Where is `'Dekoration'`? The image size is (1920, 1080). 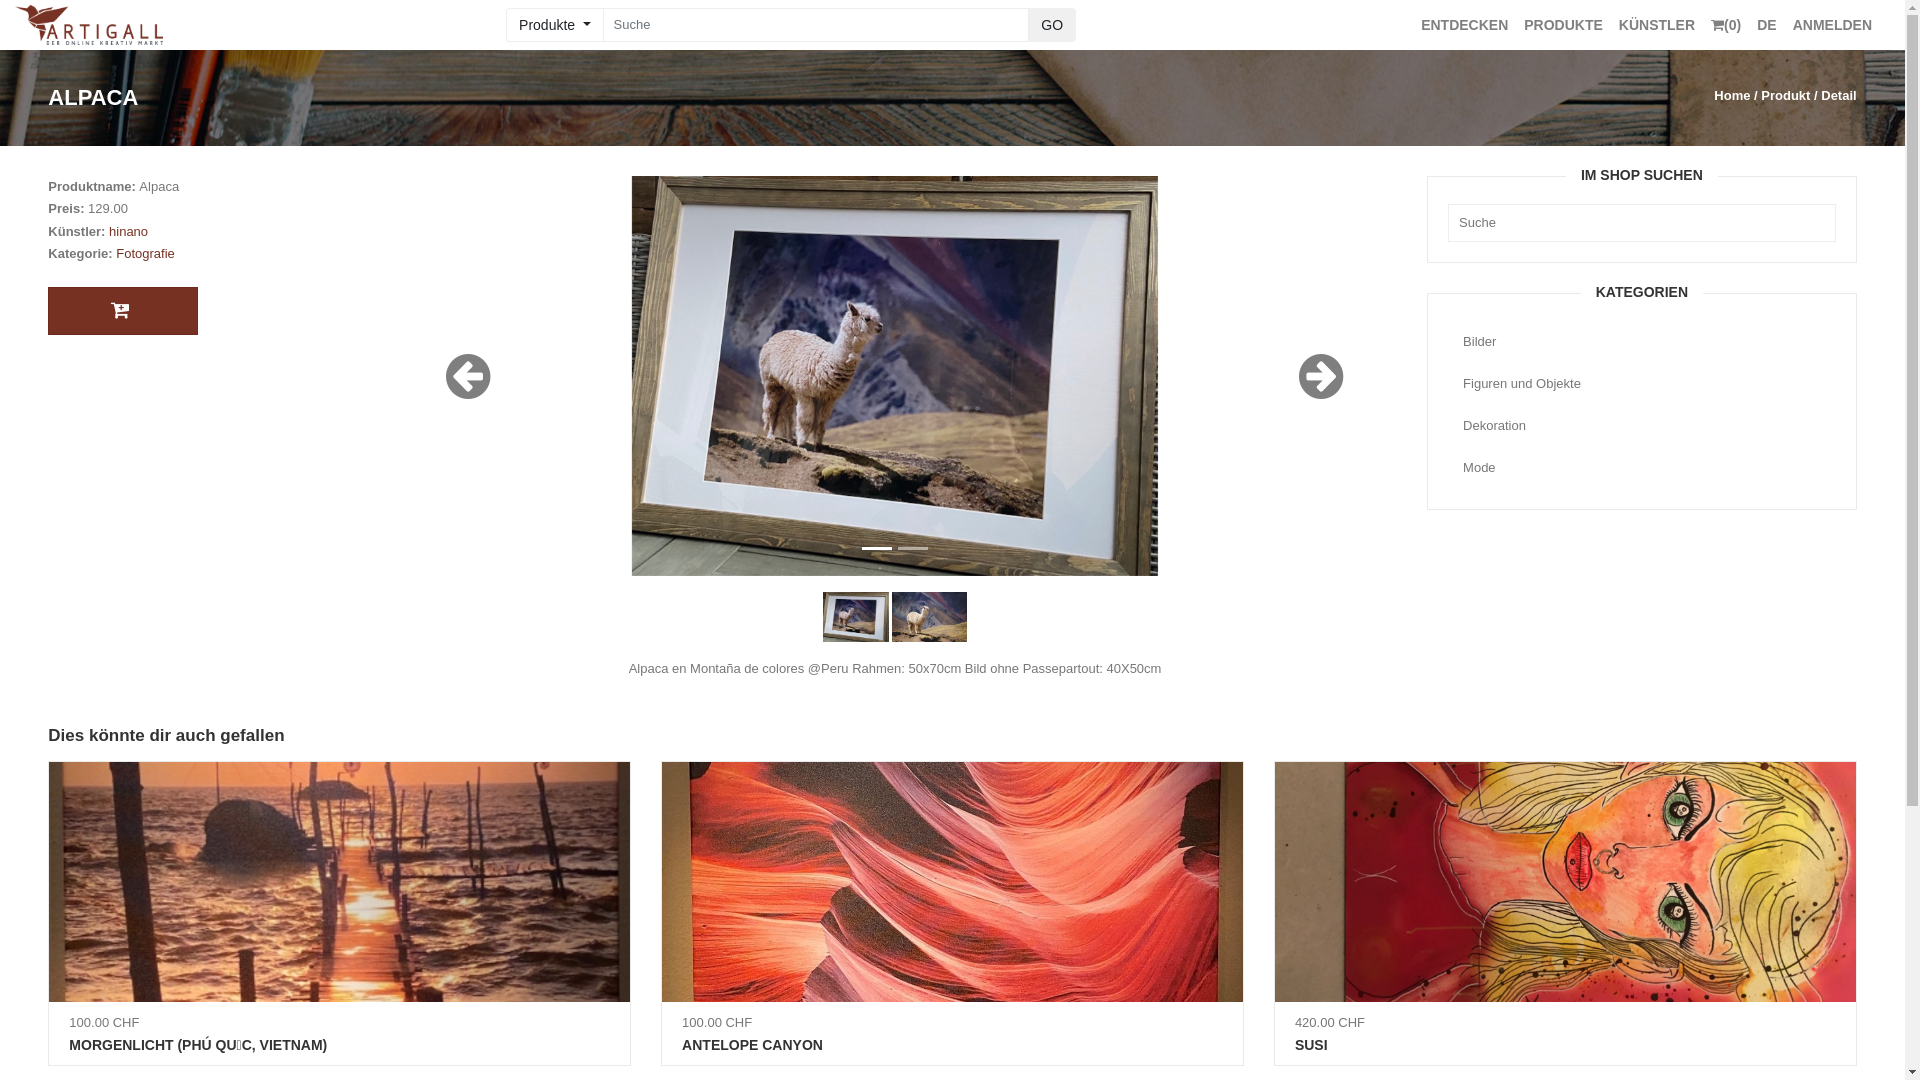 'Dekoration' is located at coordinates (1641, 424).